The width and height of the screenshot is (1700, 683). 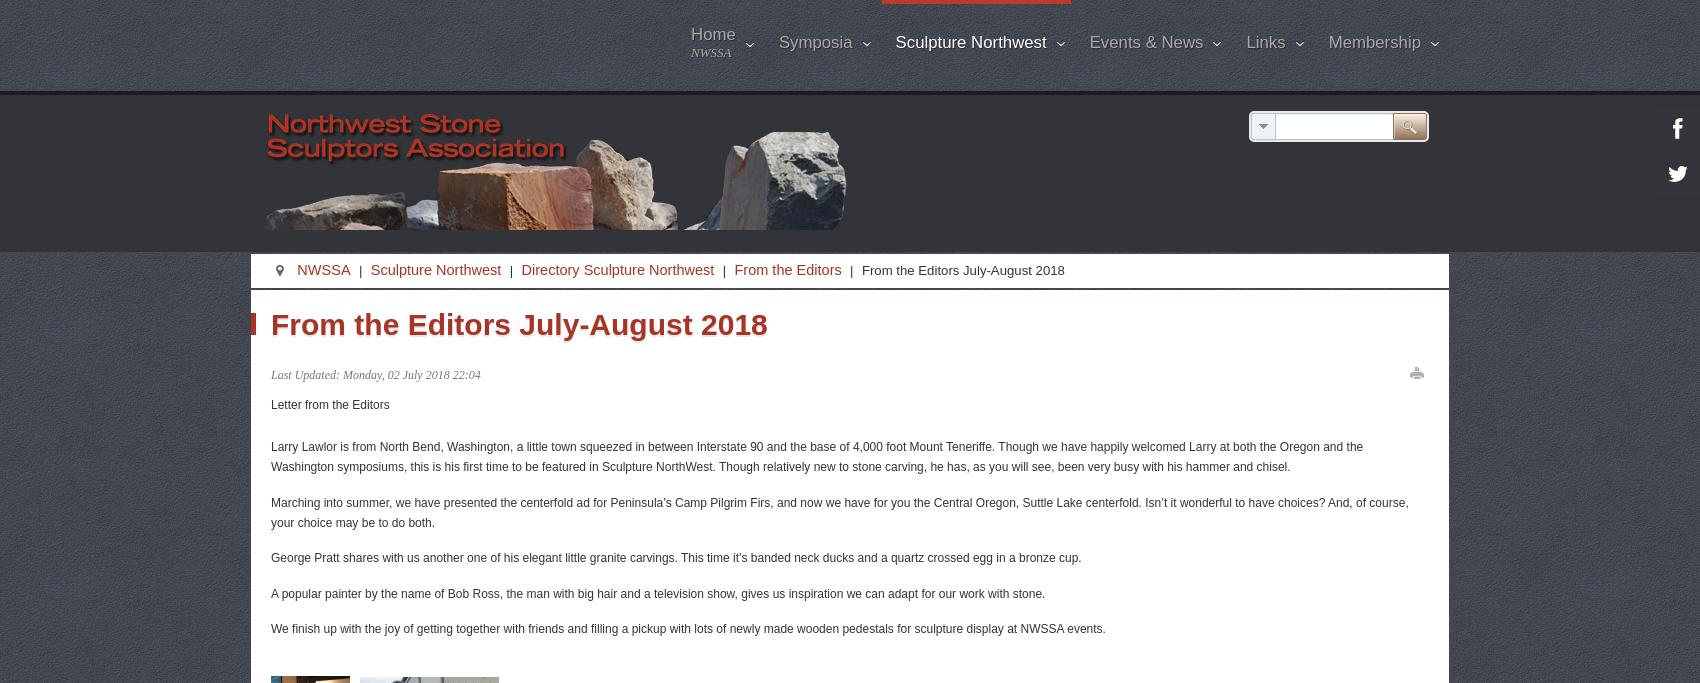 What do you see at coordinates (1294, 241) in the screenshot?
I see `'Tags'` at bounding box center [1294, 241].